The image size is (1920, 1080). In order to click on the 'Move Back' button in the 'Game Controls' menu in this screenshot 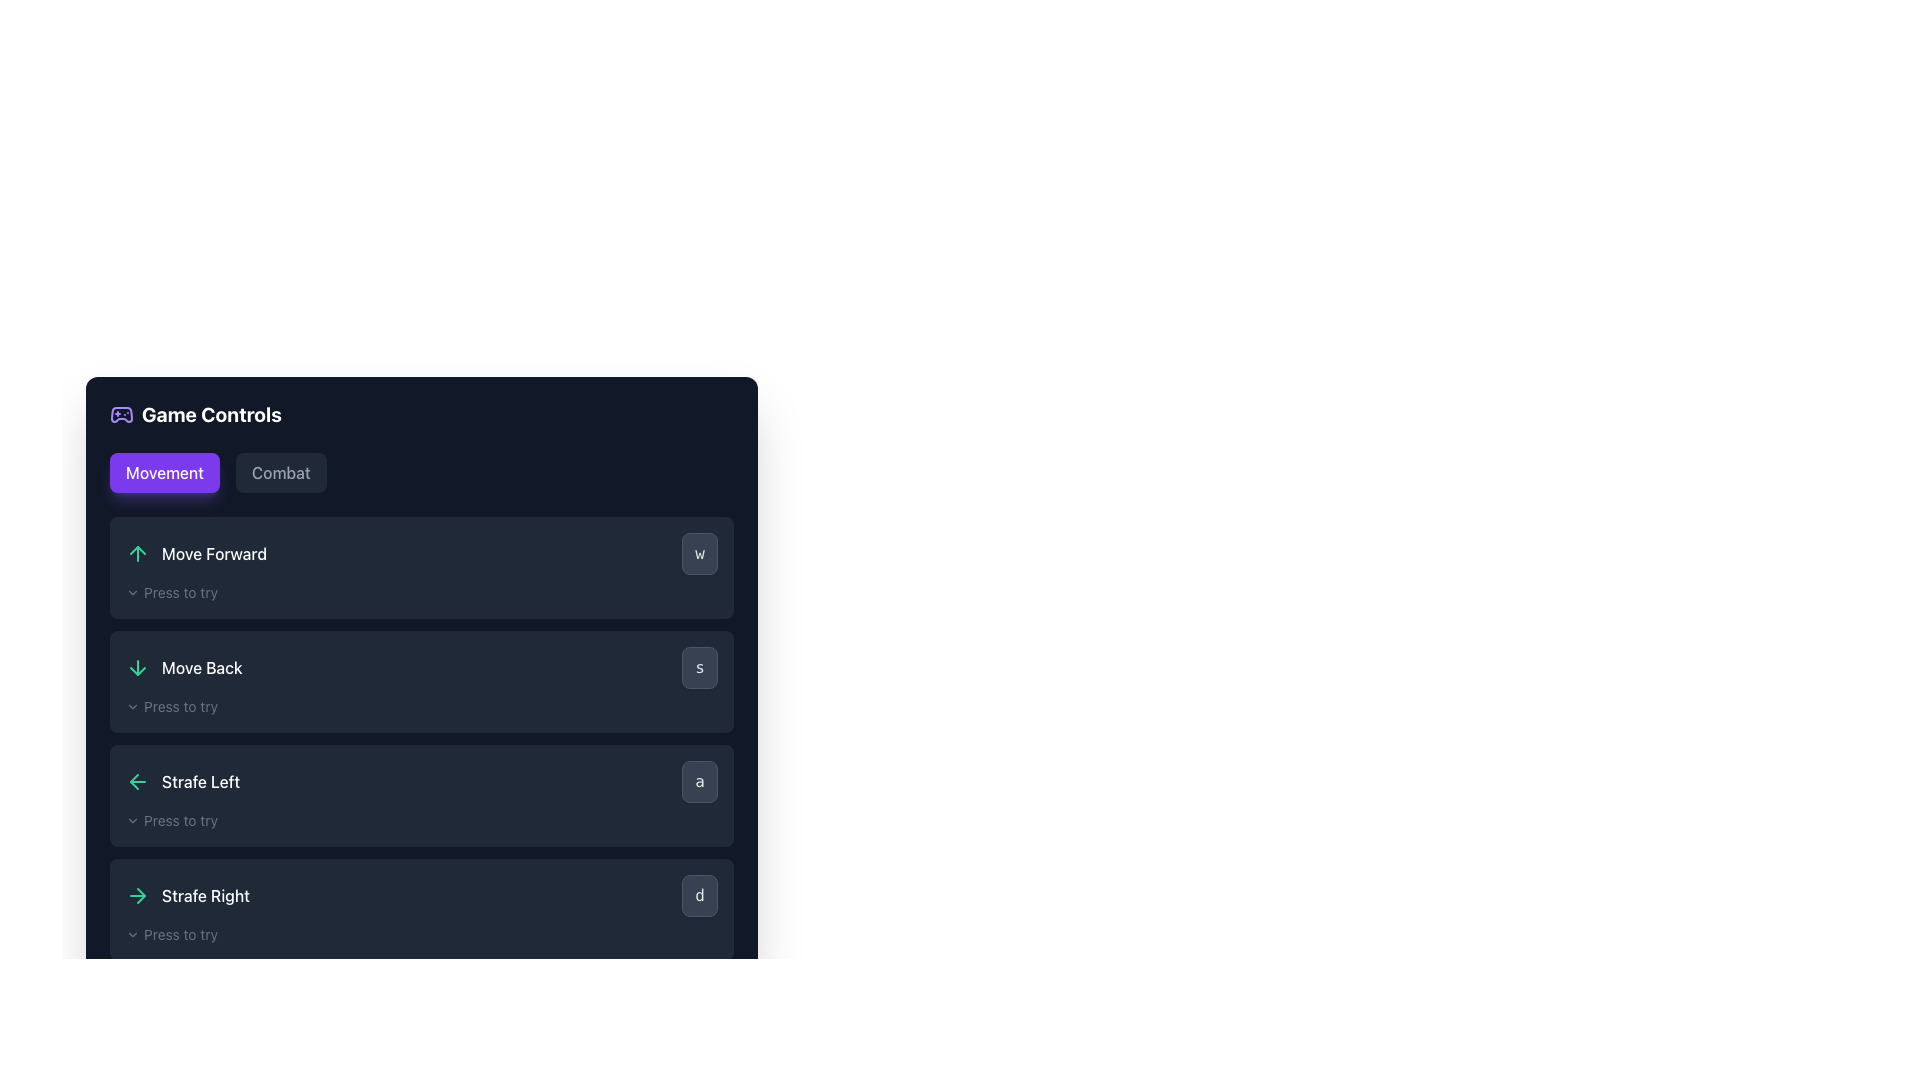, I will do `click(421, 667)`.